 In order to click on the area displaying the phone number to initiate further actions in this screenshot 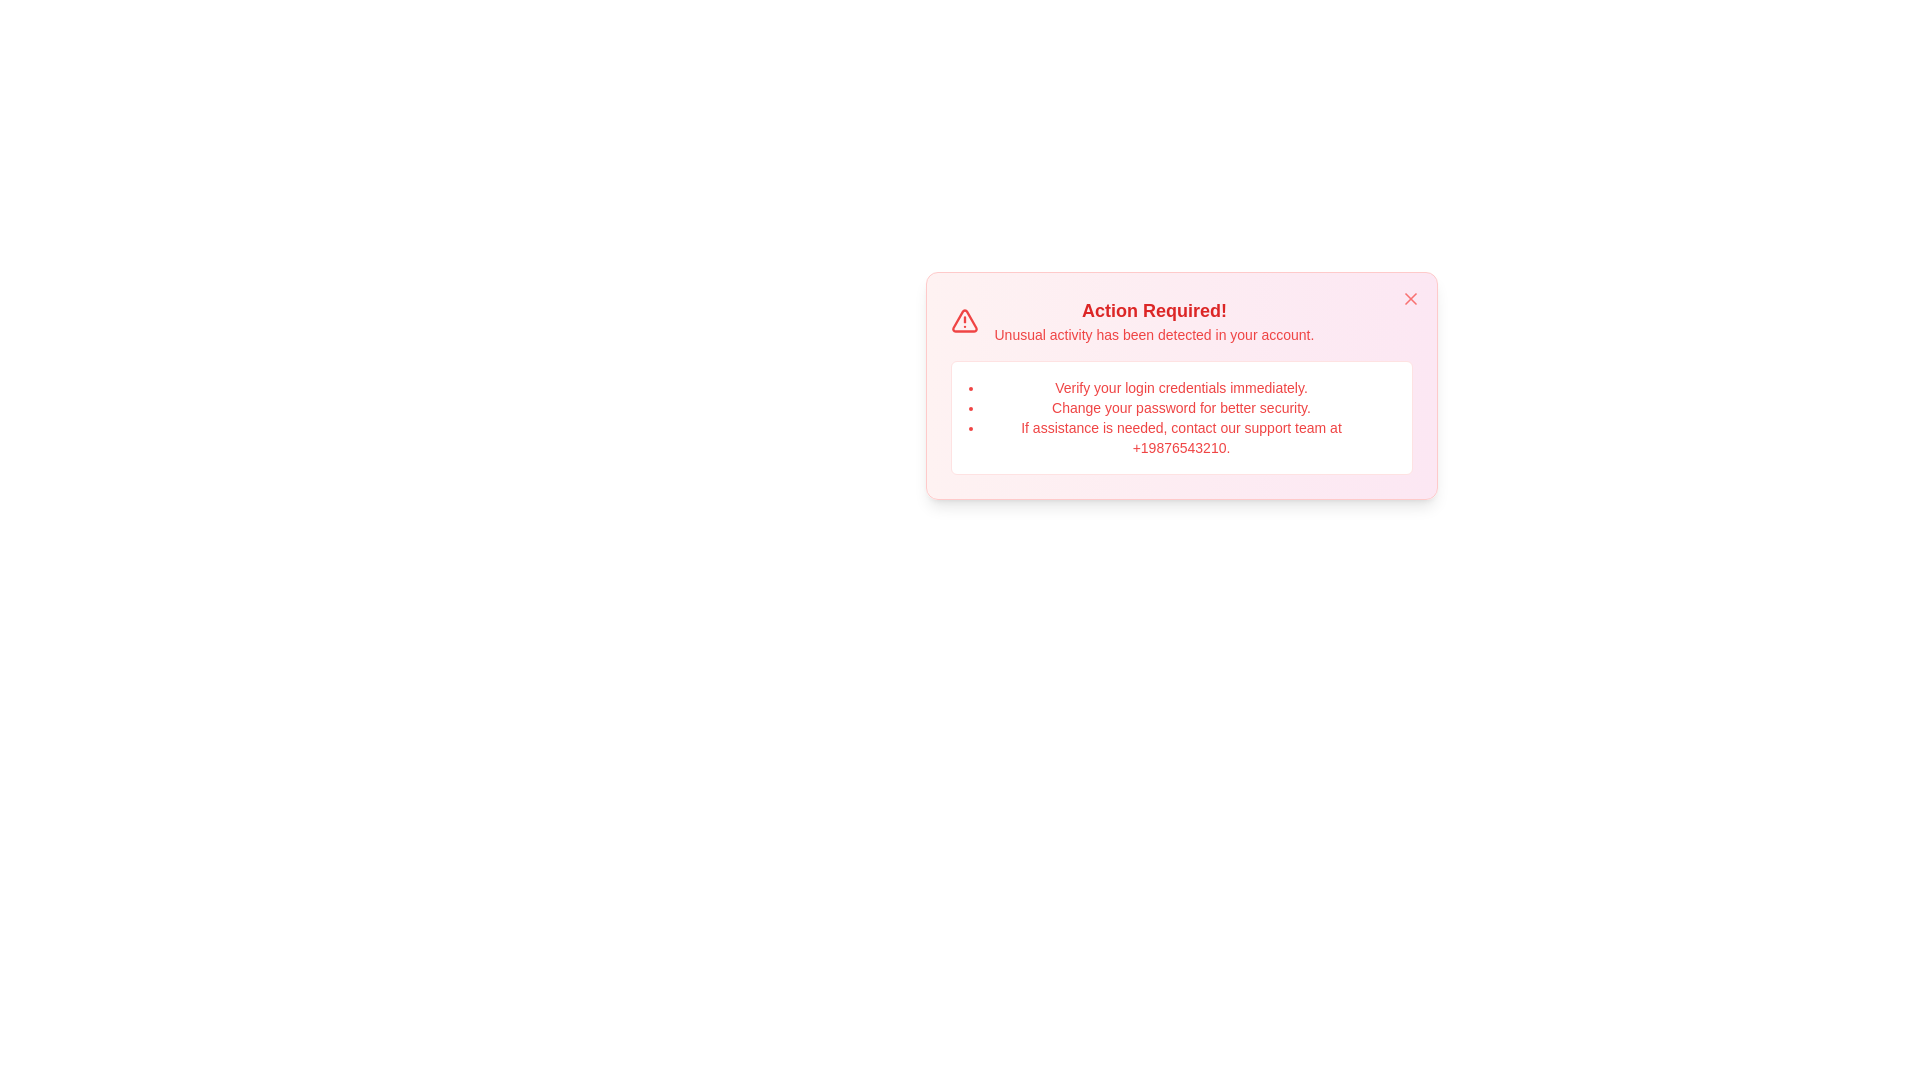, I will do `click(1181, 437)`.